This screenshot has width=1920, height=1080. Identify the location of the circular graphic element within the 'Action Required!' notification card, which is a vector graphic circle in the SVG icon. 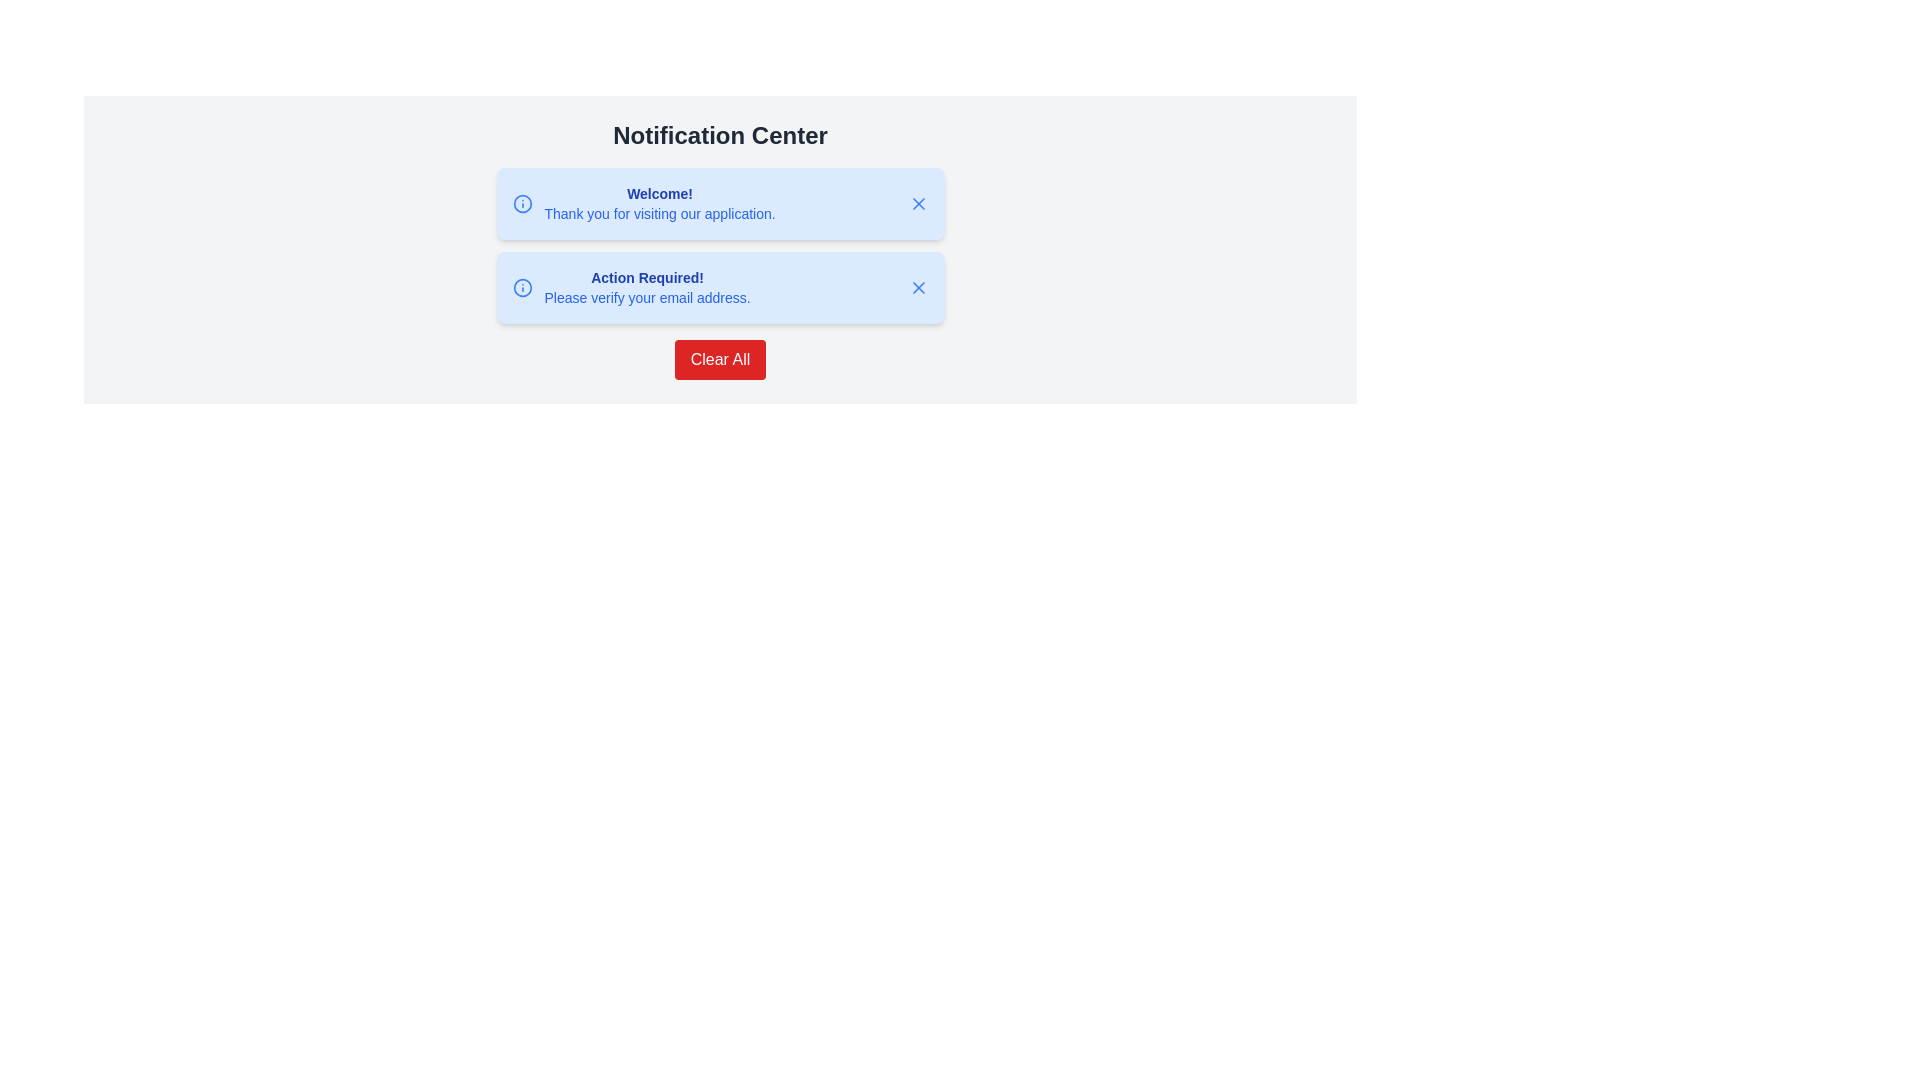
(522, 204).